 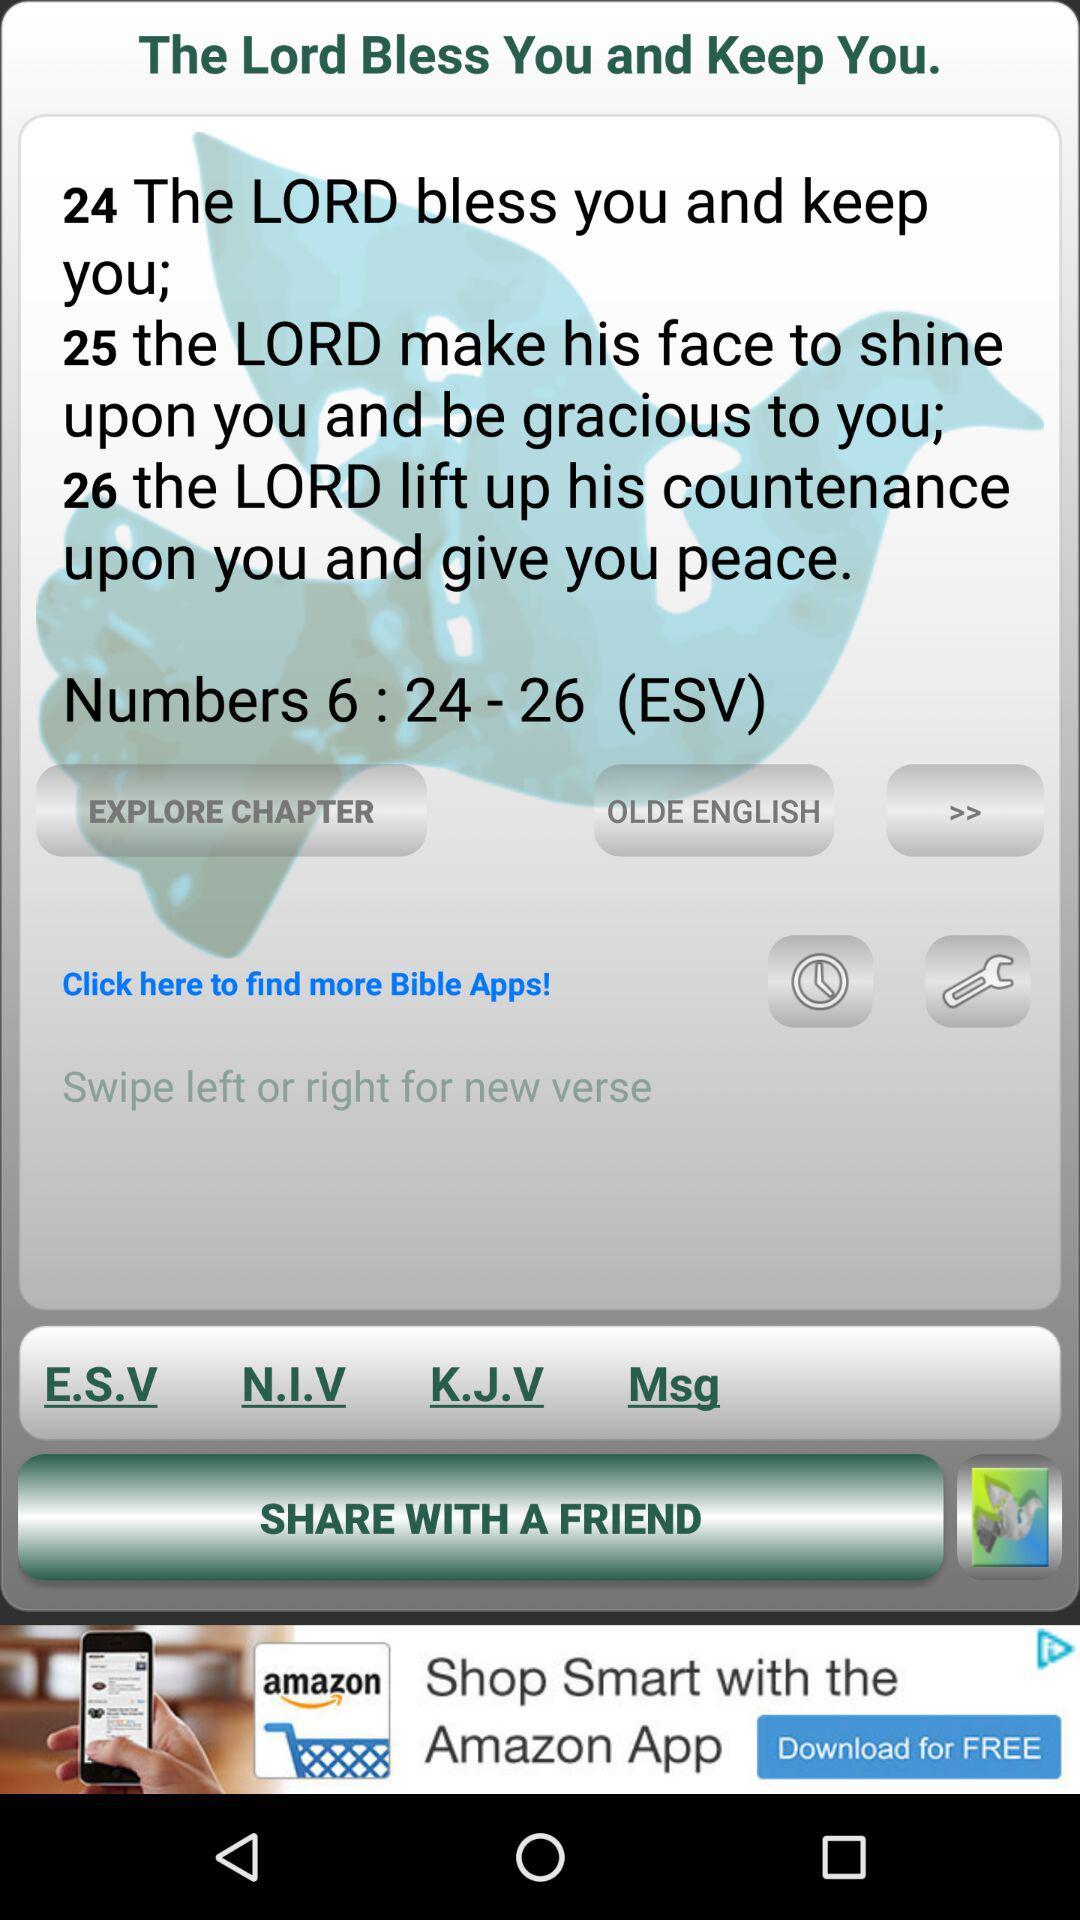 I want to click on the build icon, so click(x=977, y=1049).